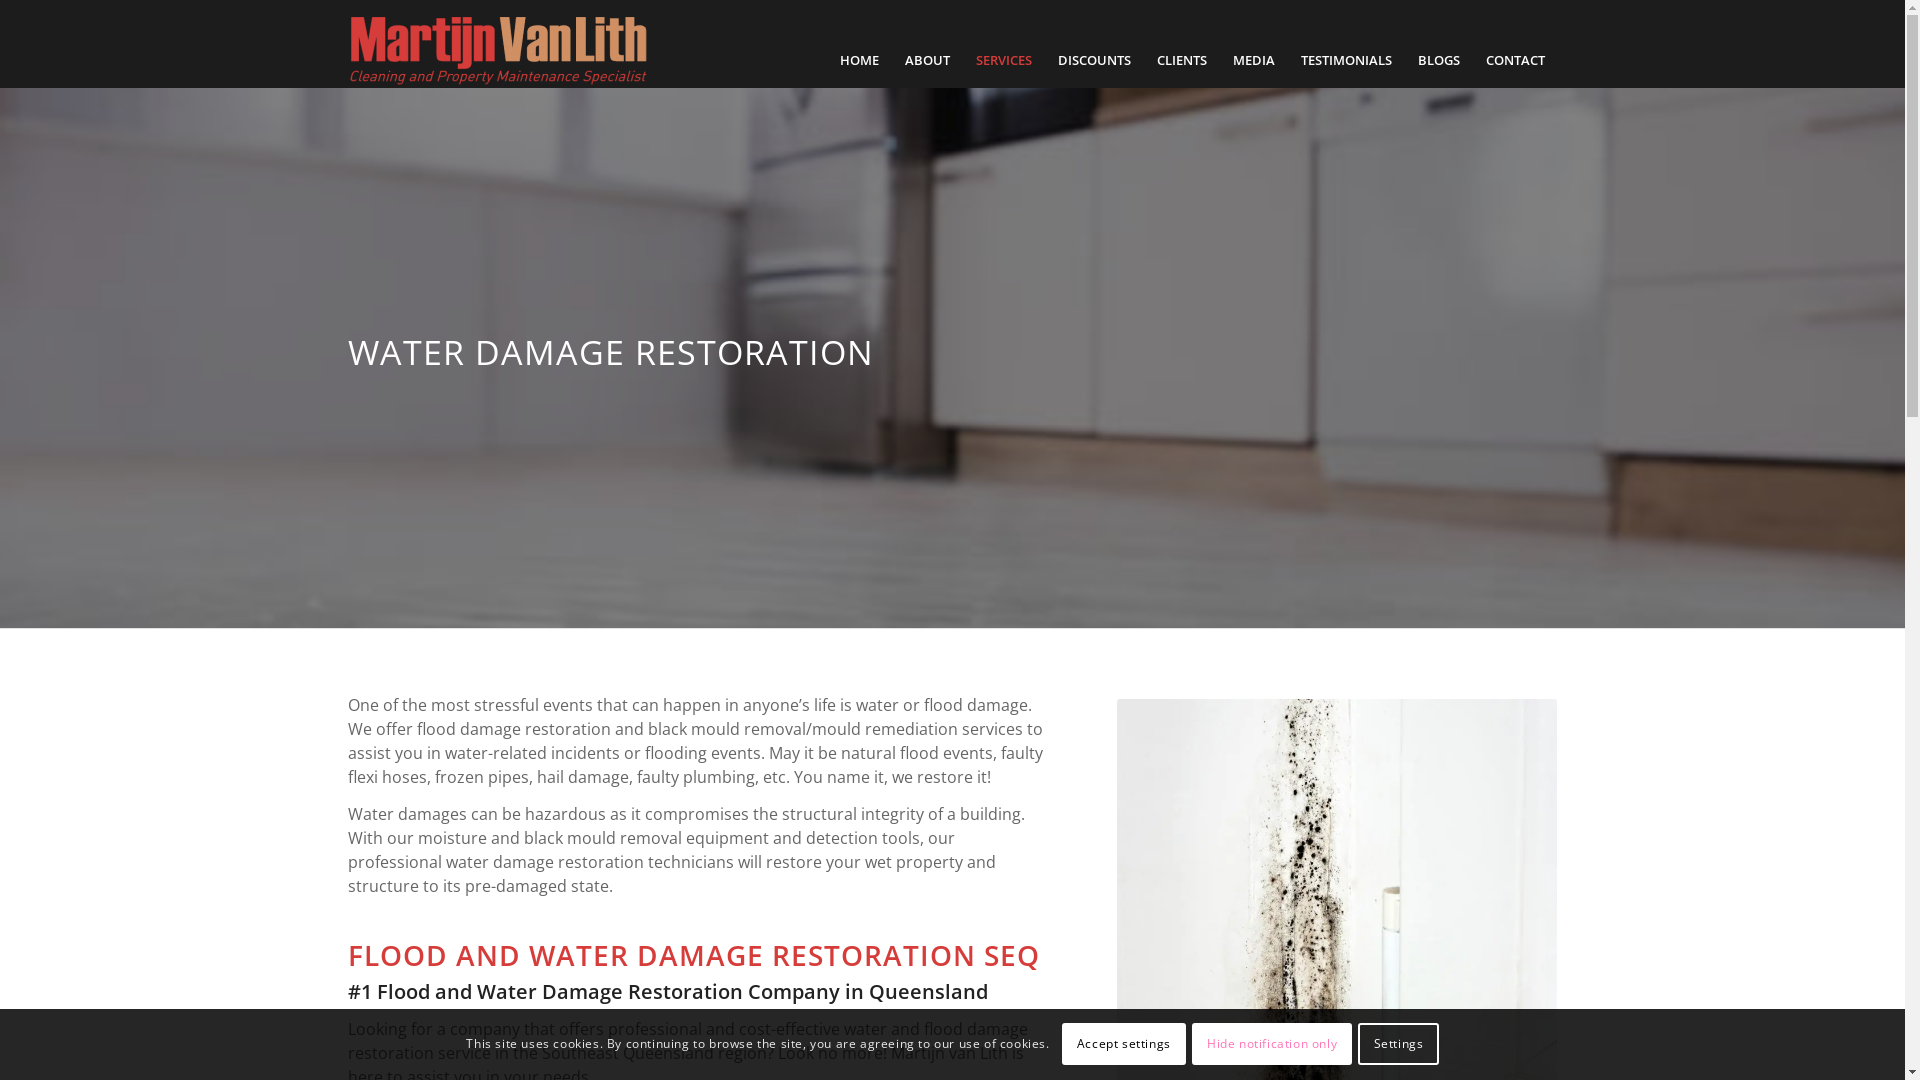 The image size is (1920, 1080). I want to click on 'BLOGS', so click(1402, 59).